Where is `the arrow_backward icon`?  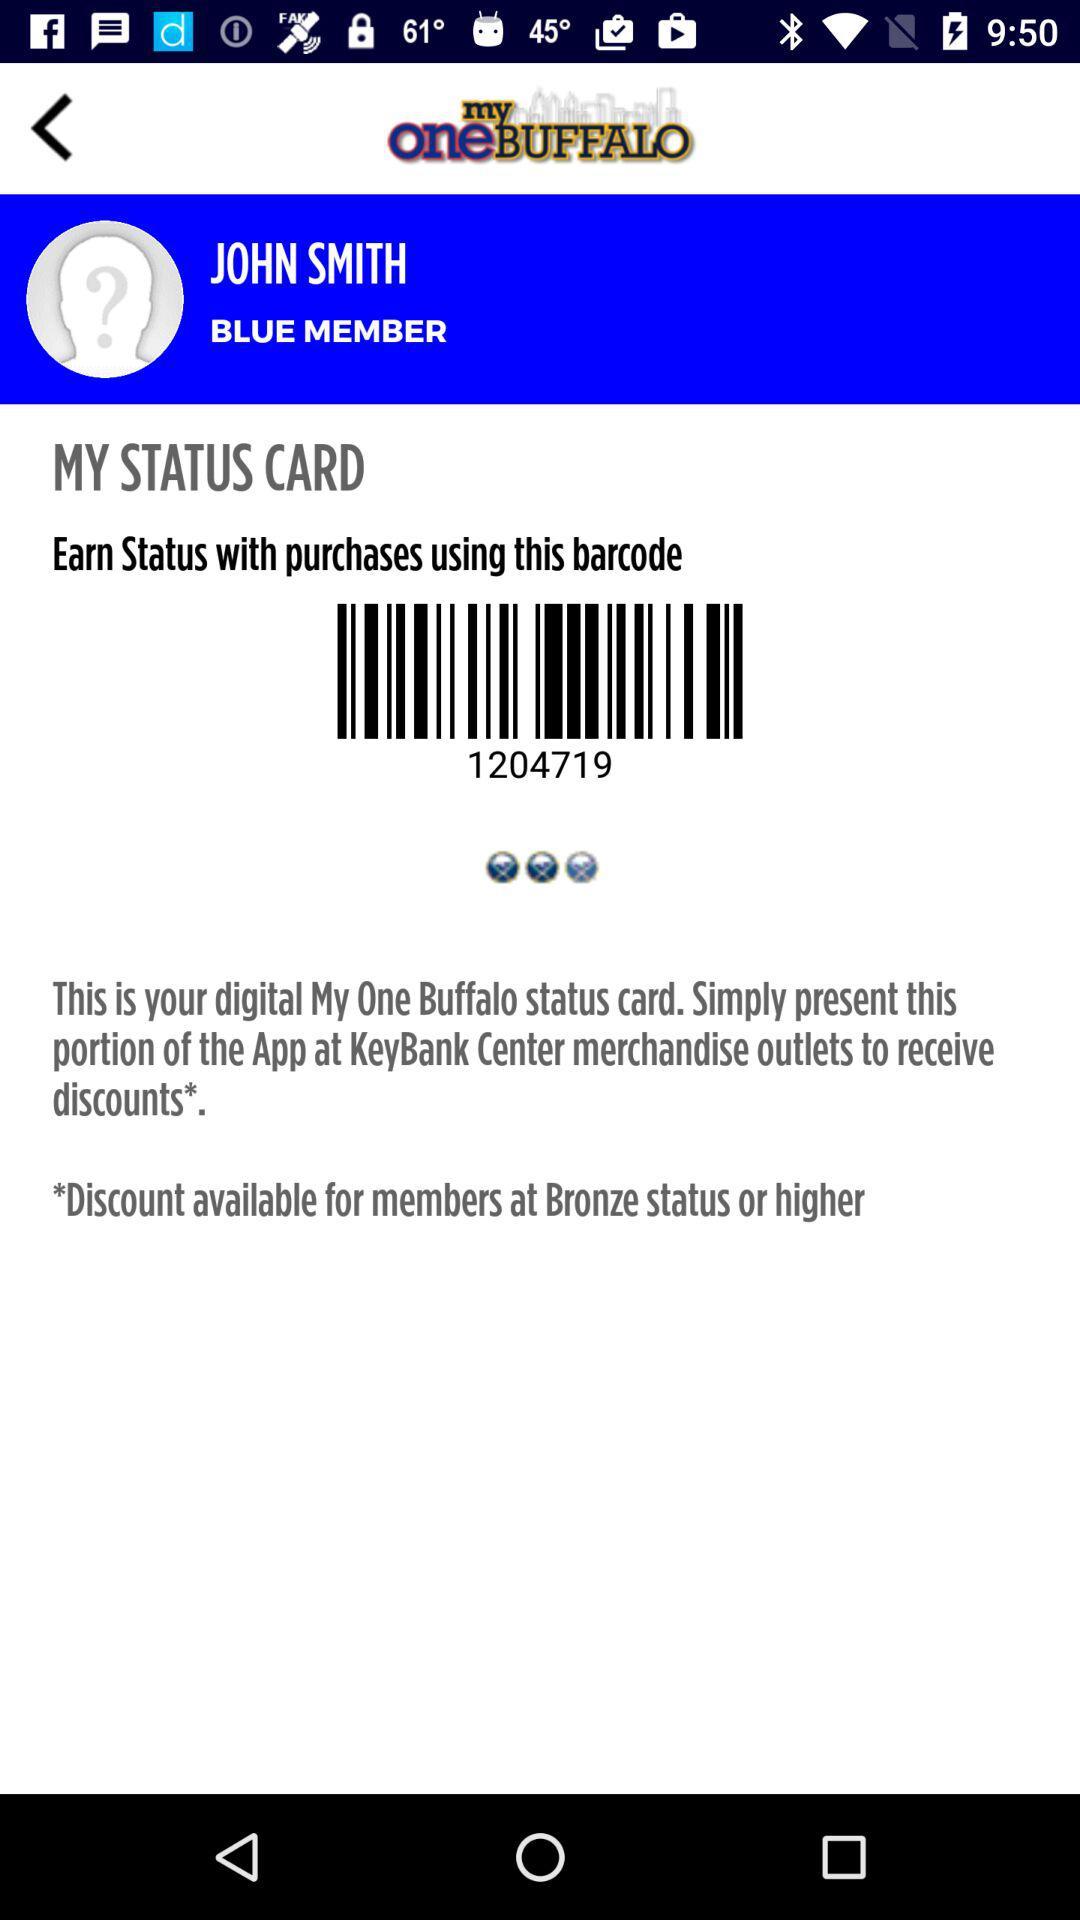
the arrow_backward icon is located at coordinates (51, 127).